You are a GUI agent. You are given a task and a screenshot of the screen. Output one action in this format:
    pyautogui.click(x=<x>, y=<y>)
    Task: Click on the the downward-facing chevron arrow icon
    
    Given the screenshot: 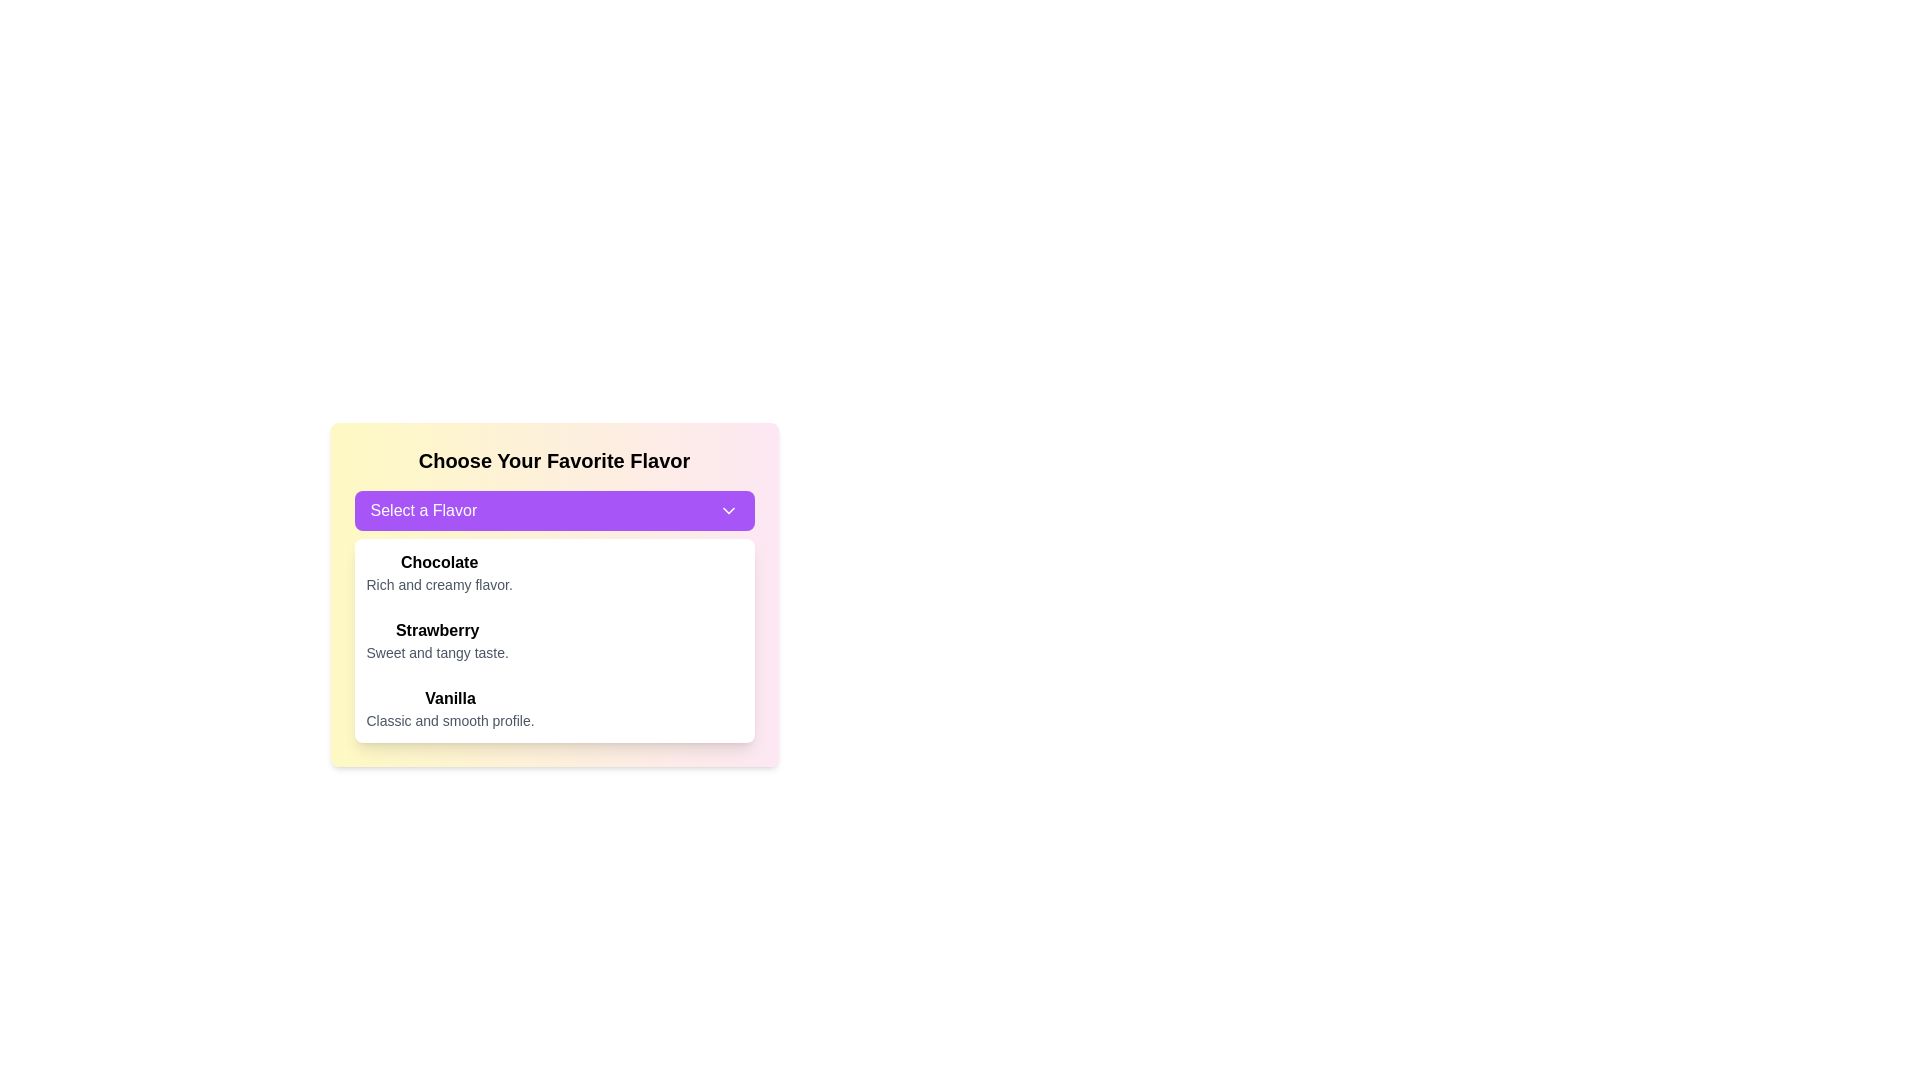 What is the action you would take?
    pyautogui.click(x=727, y=509)
    